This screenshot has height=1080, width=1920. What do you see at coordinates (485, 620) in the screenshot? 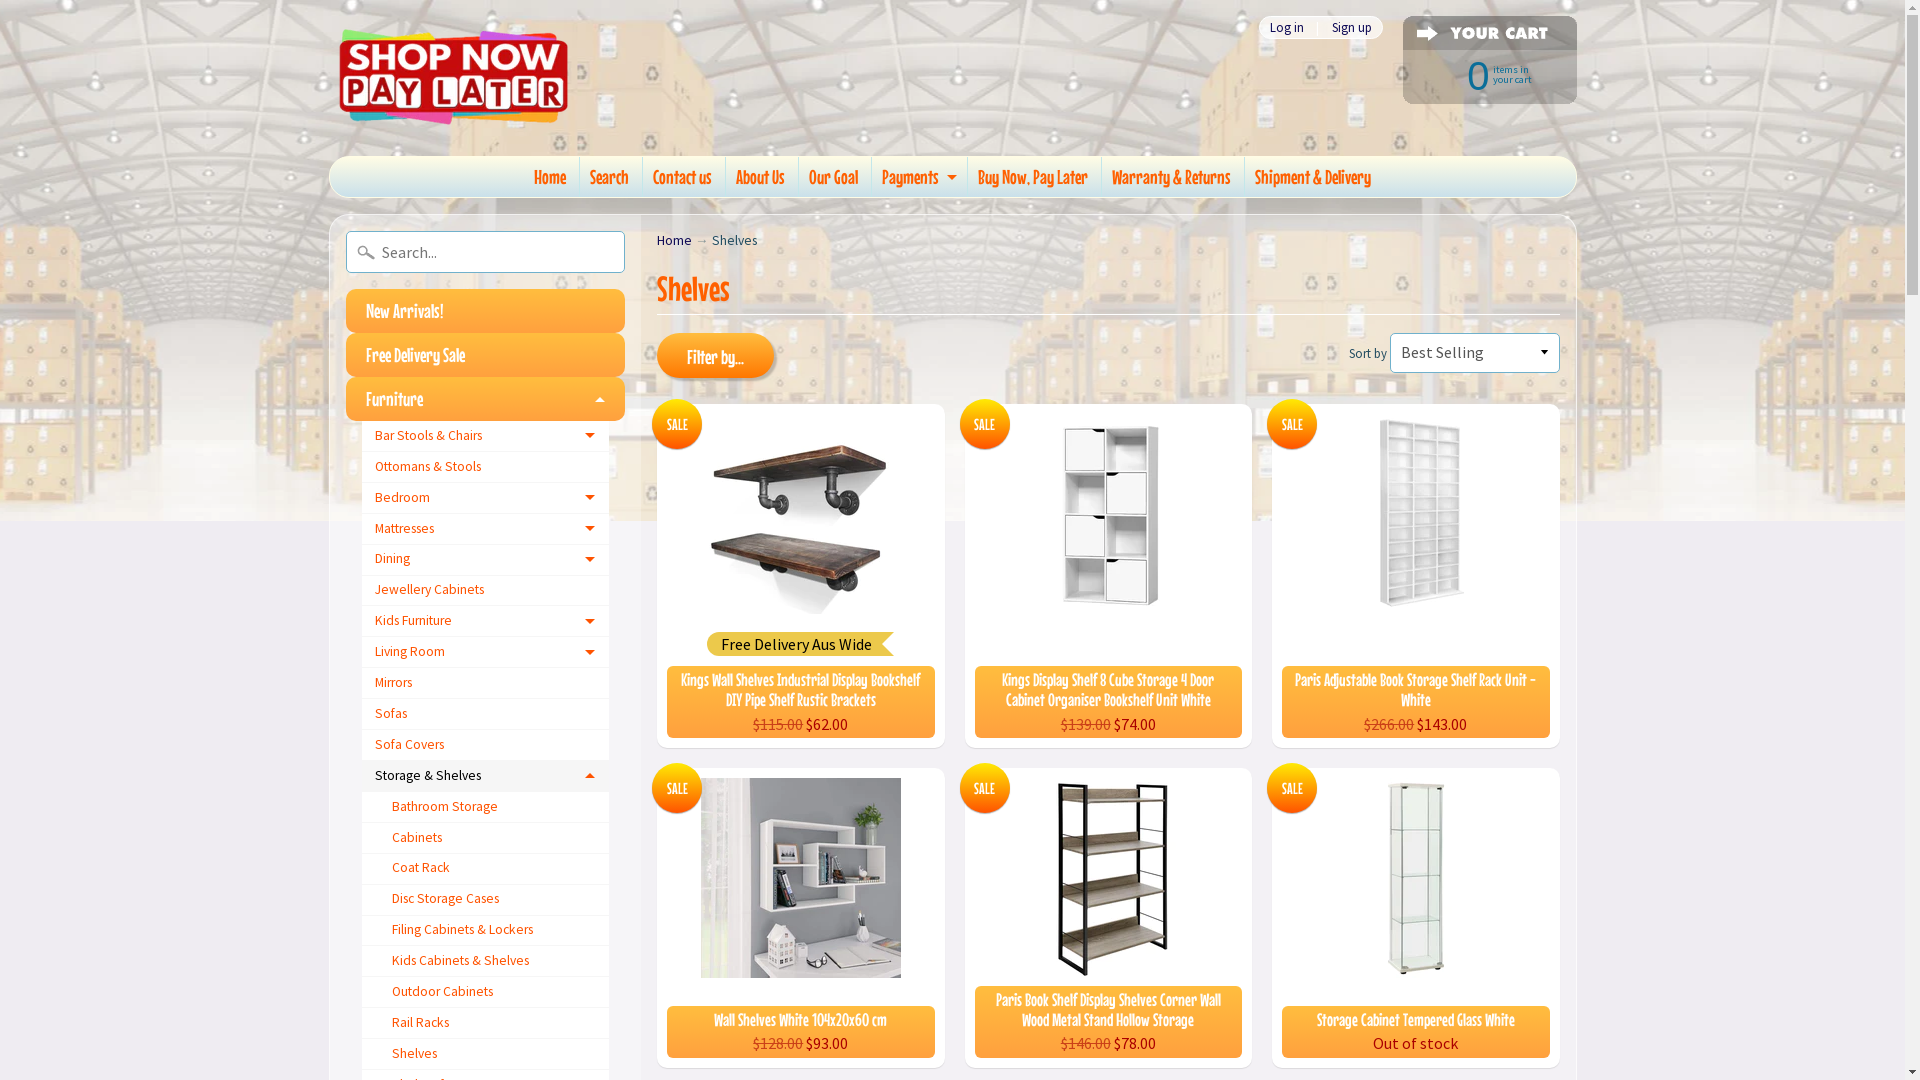
I see `'Kids Furniture'` at bounding box center [485, 620].